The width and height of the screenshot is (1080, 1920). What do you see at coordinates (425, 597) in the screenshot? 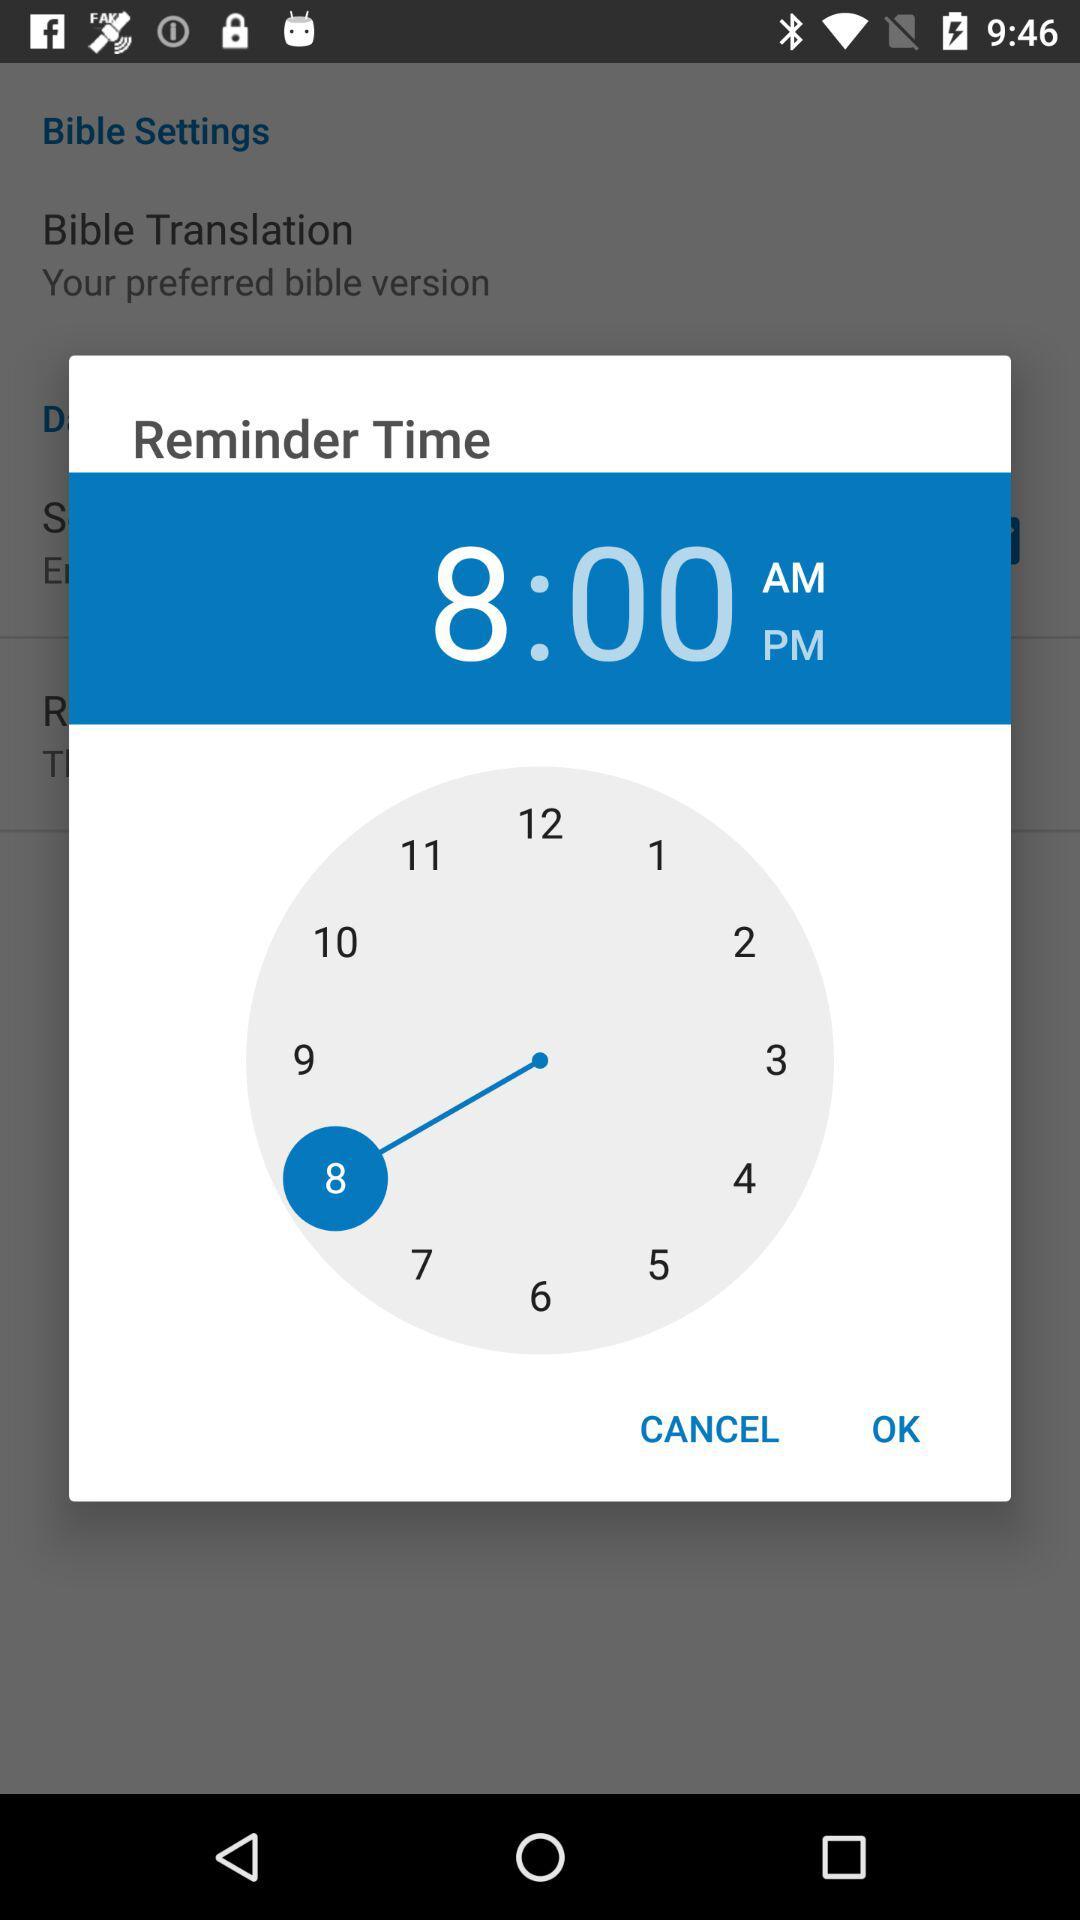
I see `the 8` at bounding box center [425, 597].